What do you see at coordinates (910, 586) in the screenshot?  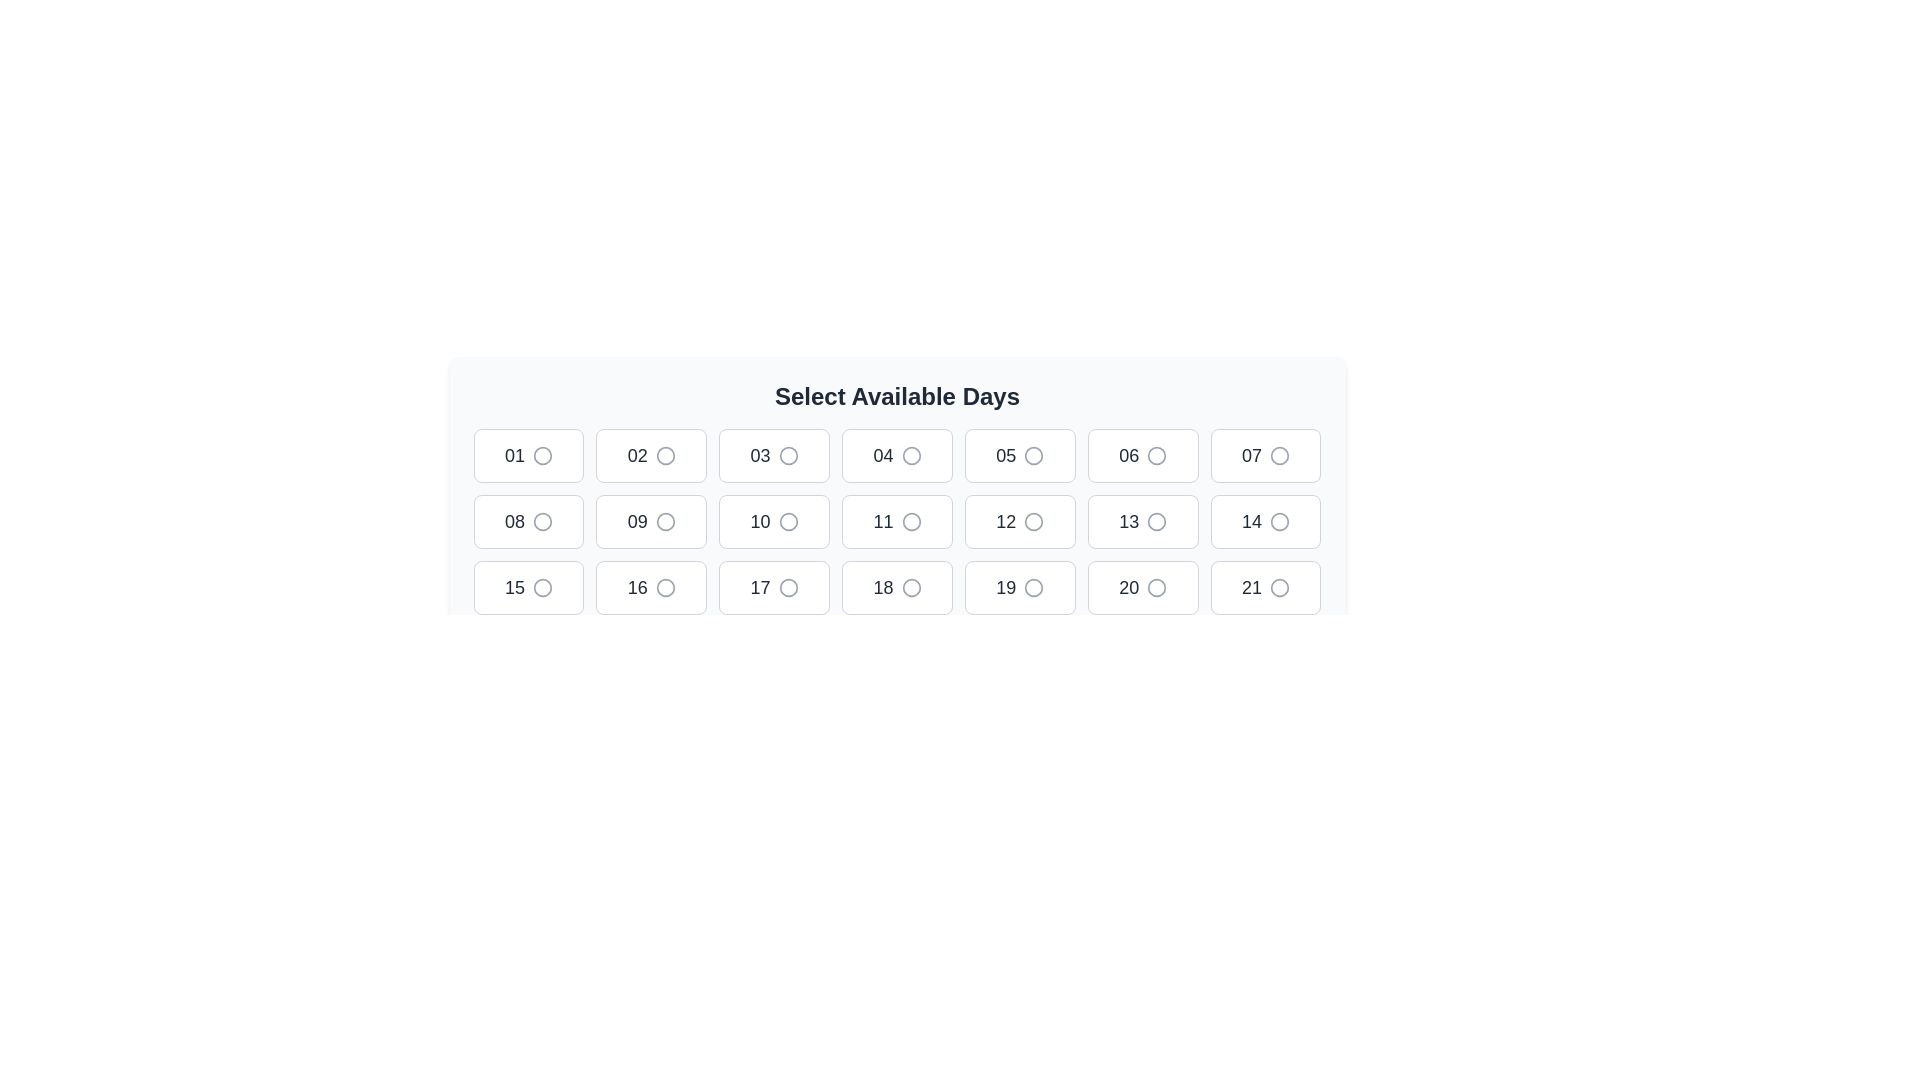 I see `the circle control representing the day 18 in the date selection interface` at bounding box center [910, 586].